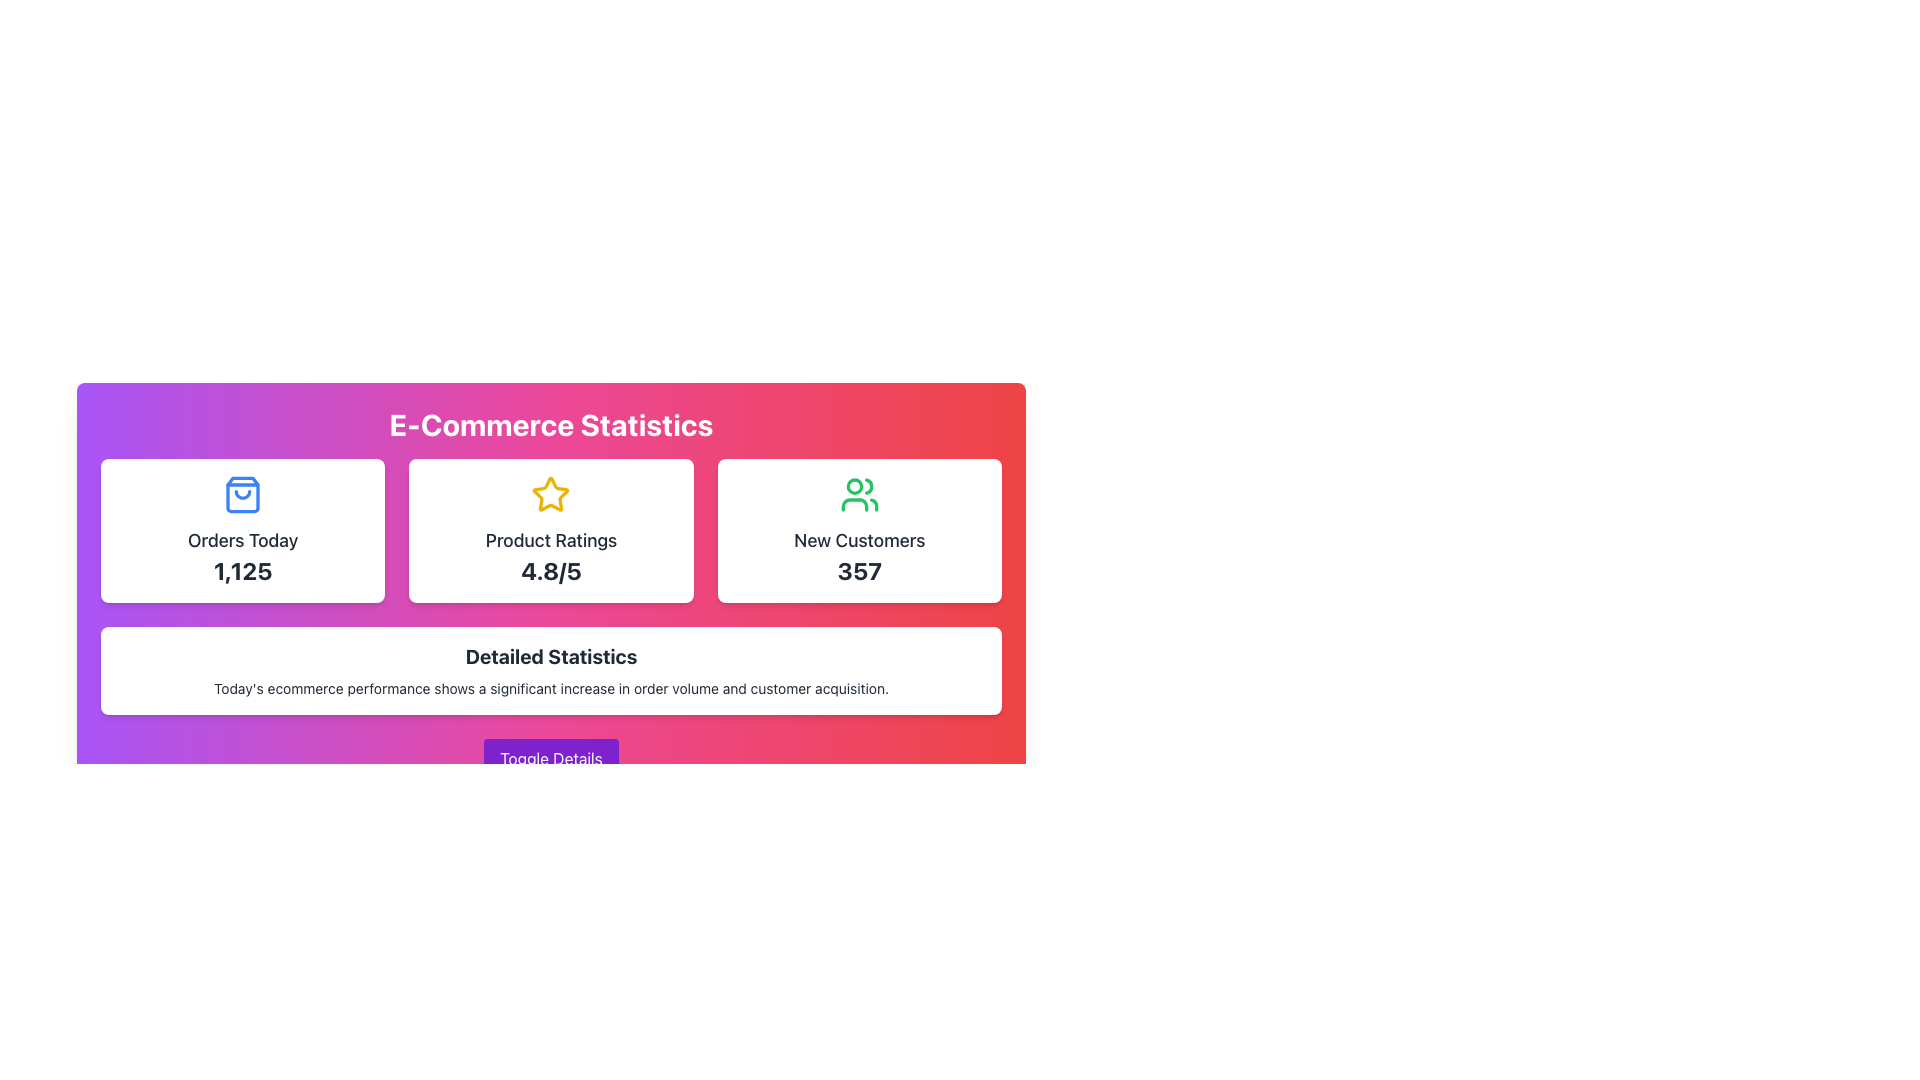  I want to click on the star icon representing product ratings located in the middle block of the layout above the rating value '4.8/5', so click(551, 494).